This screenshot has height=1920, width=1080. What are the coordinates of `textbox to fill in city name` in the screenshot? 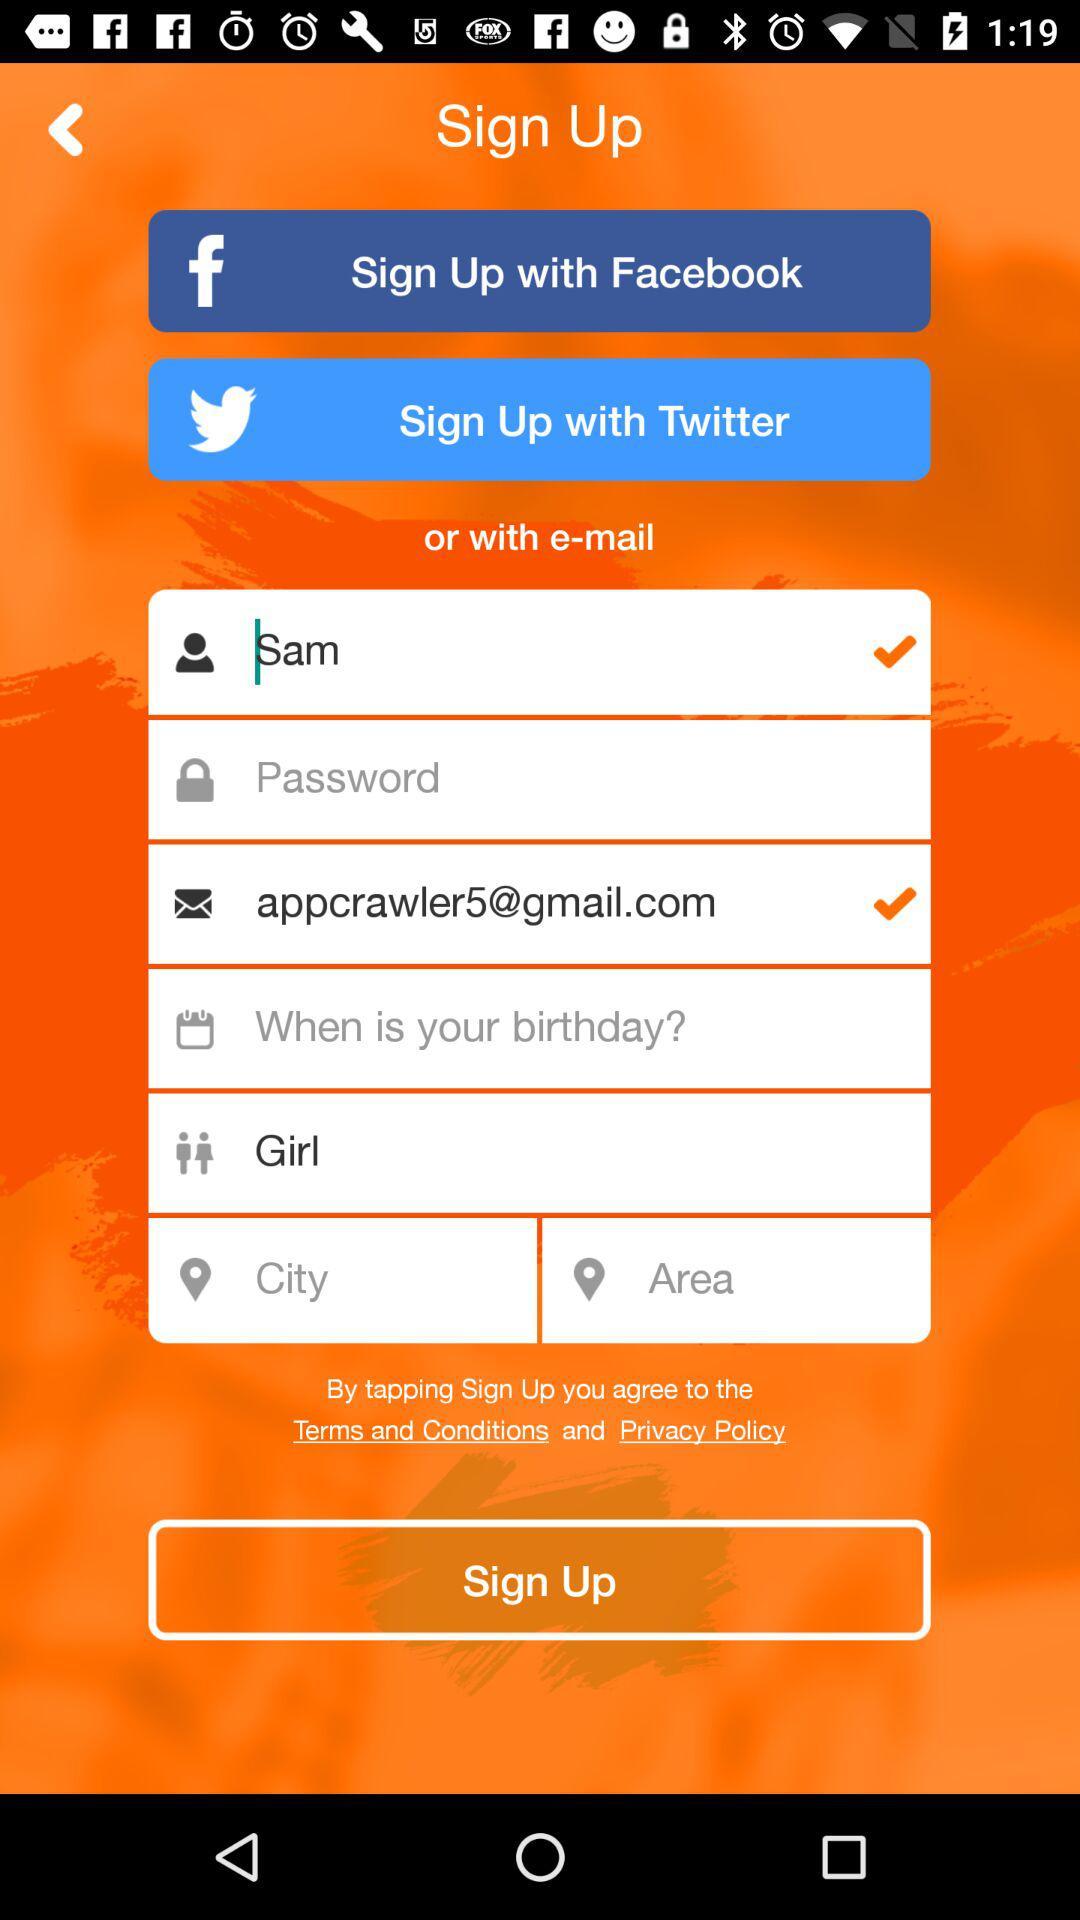 It's located at (353, 1280).